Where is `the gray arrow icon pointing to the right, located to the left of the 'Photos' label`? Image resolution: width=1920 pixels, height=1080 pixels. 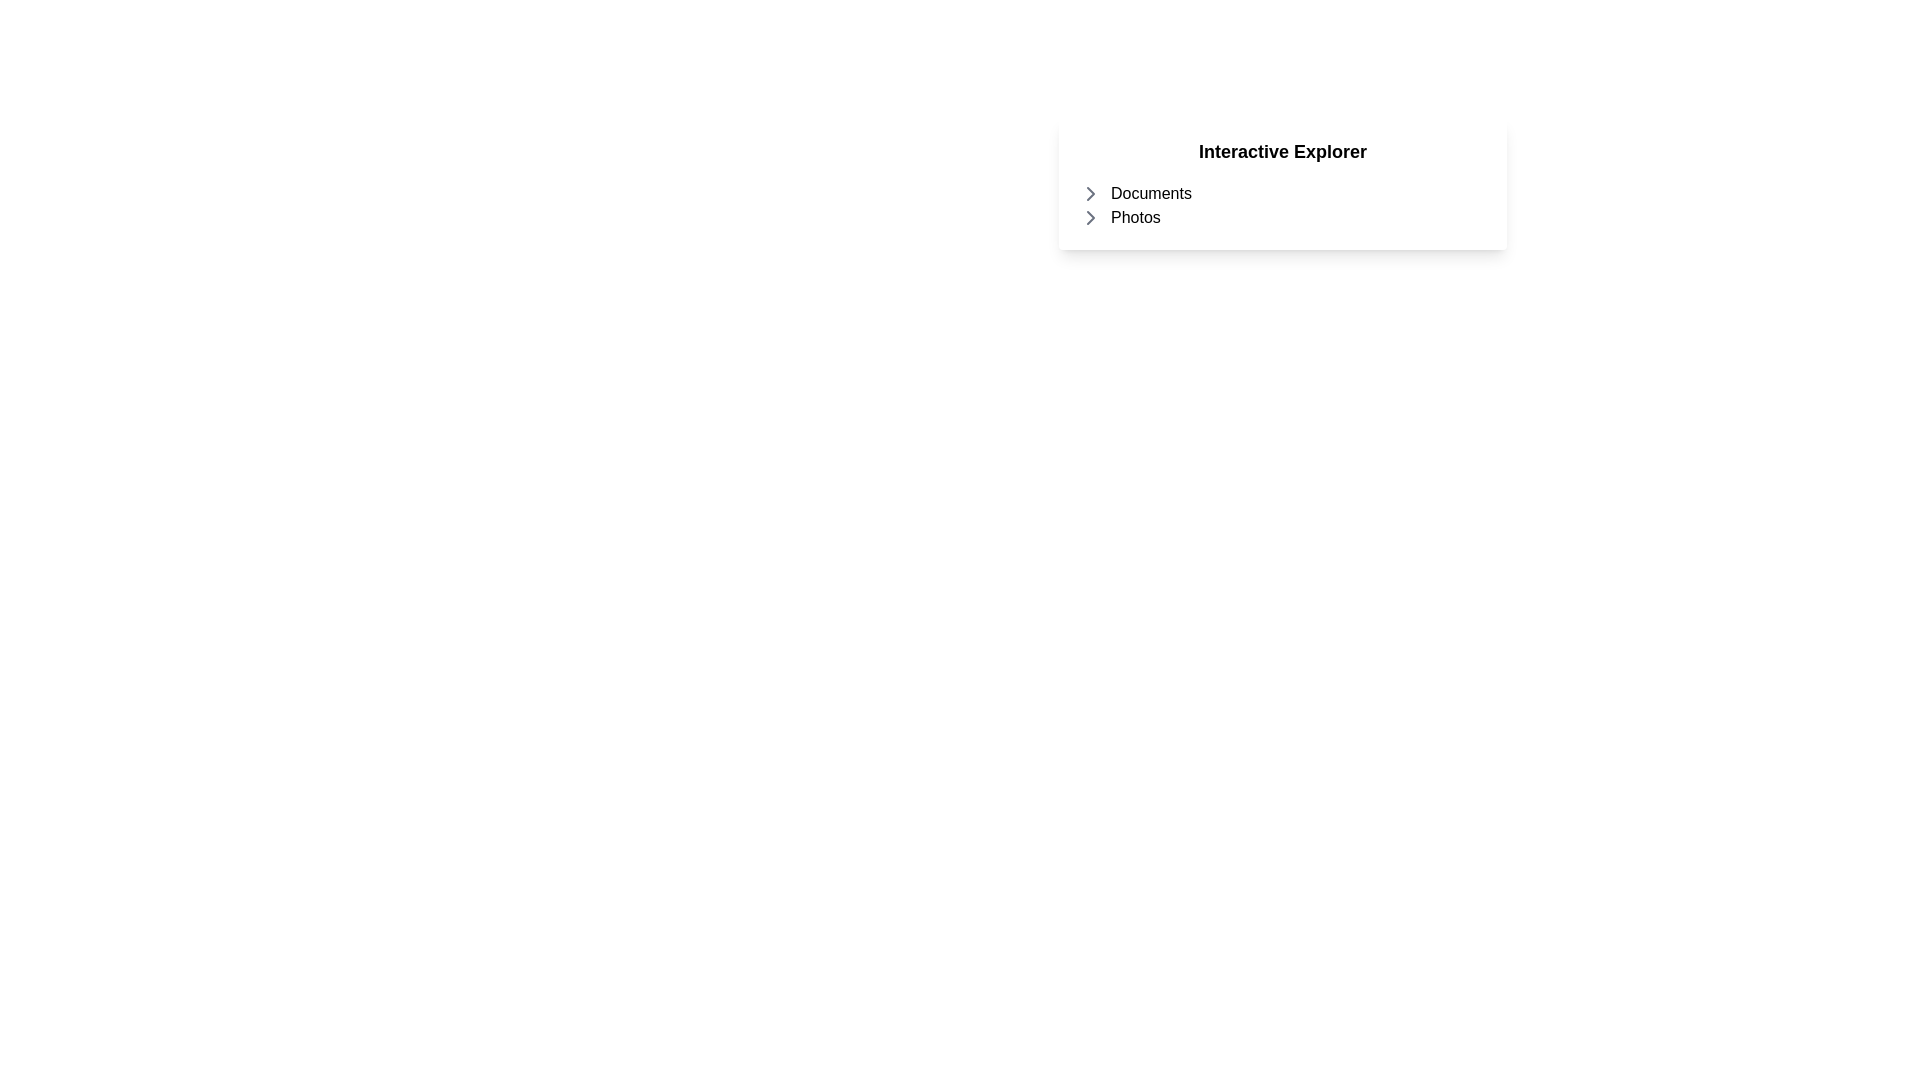
the gray arrow icon pointing to the right, located to the left of the 'Photos' label is located at coordinates (1089, 218).